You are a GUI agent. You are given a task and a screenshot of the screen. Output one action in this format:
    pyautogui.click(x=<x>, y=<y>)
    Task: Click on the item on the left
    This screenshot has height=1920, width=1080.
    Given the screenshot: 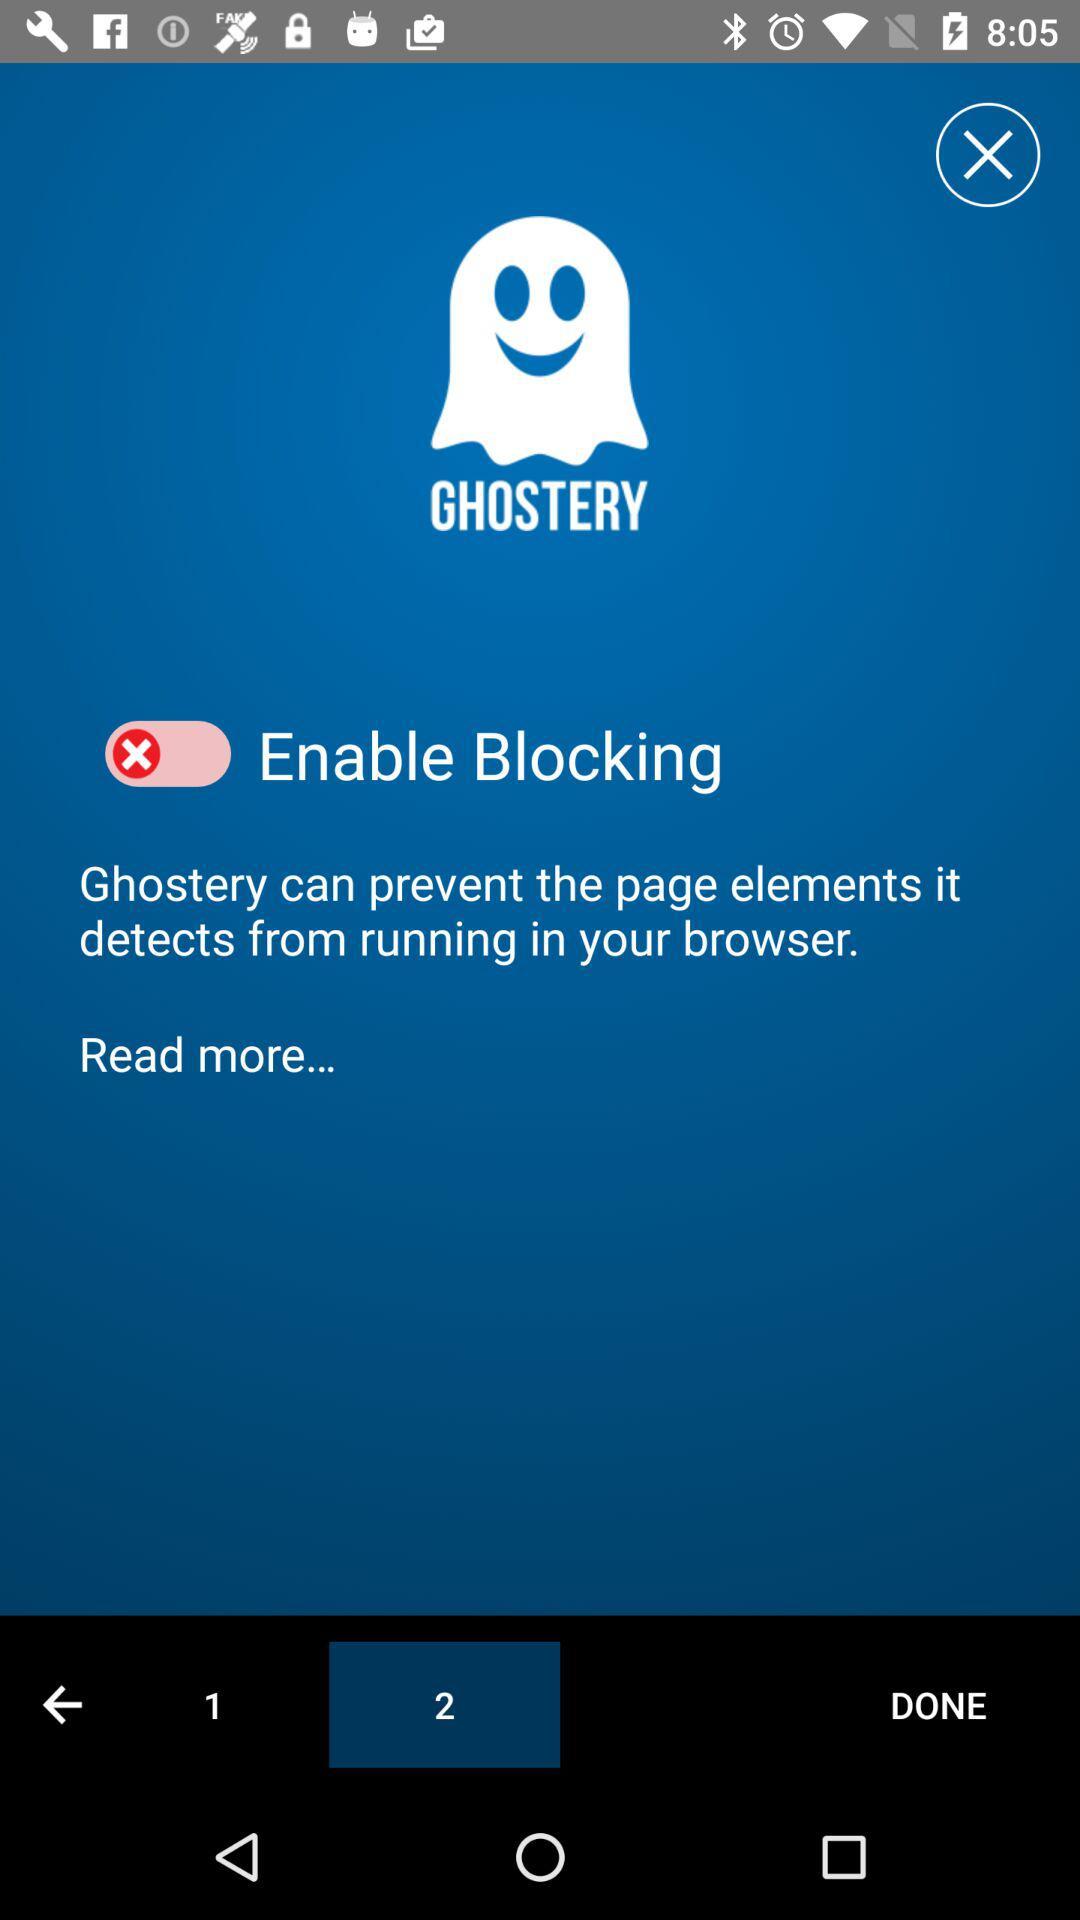 What is the action you would take?
    pyautogui.click(x=167, y=753)
    